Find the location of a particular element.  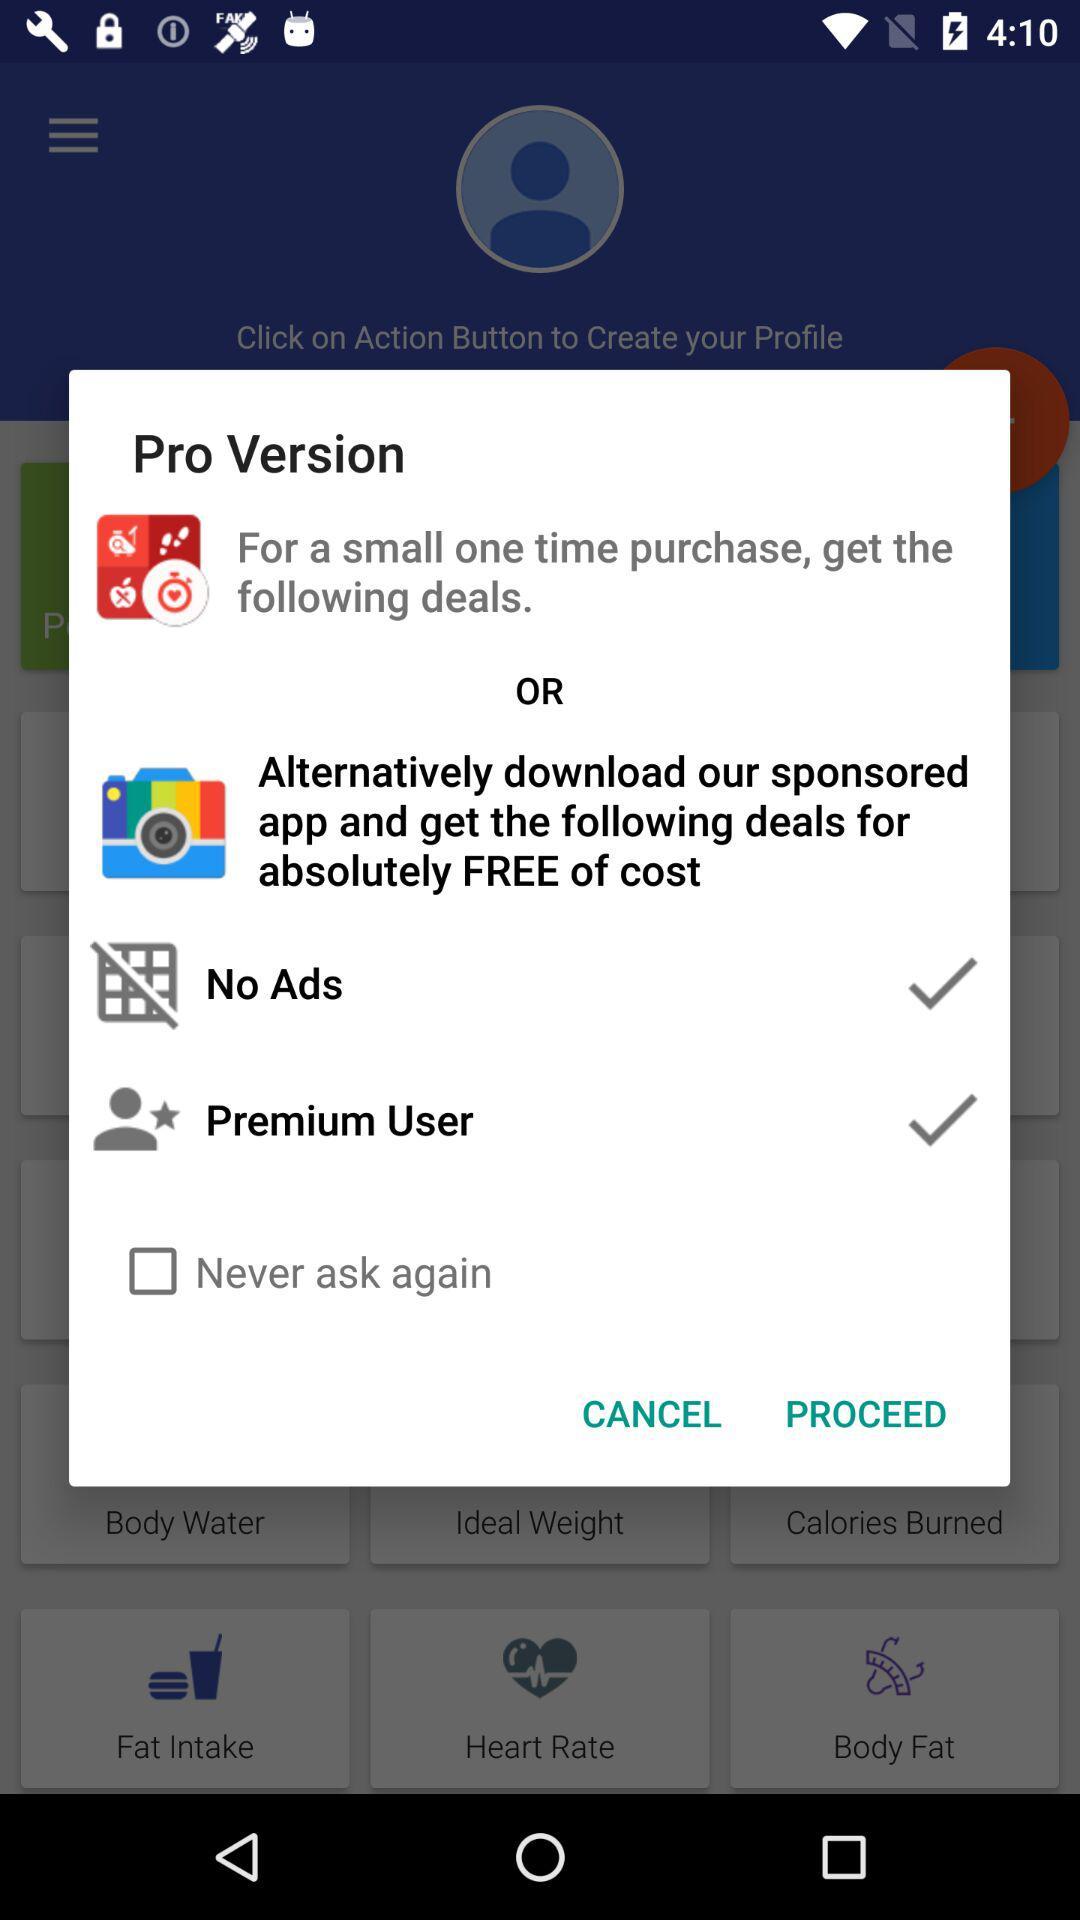

the item to the left of the proceed icon is located at coordinates (652, 1411).